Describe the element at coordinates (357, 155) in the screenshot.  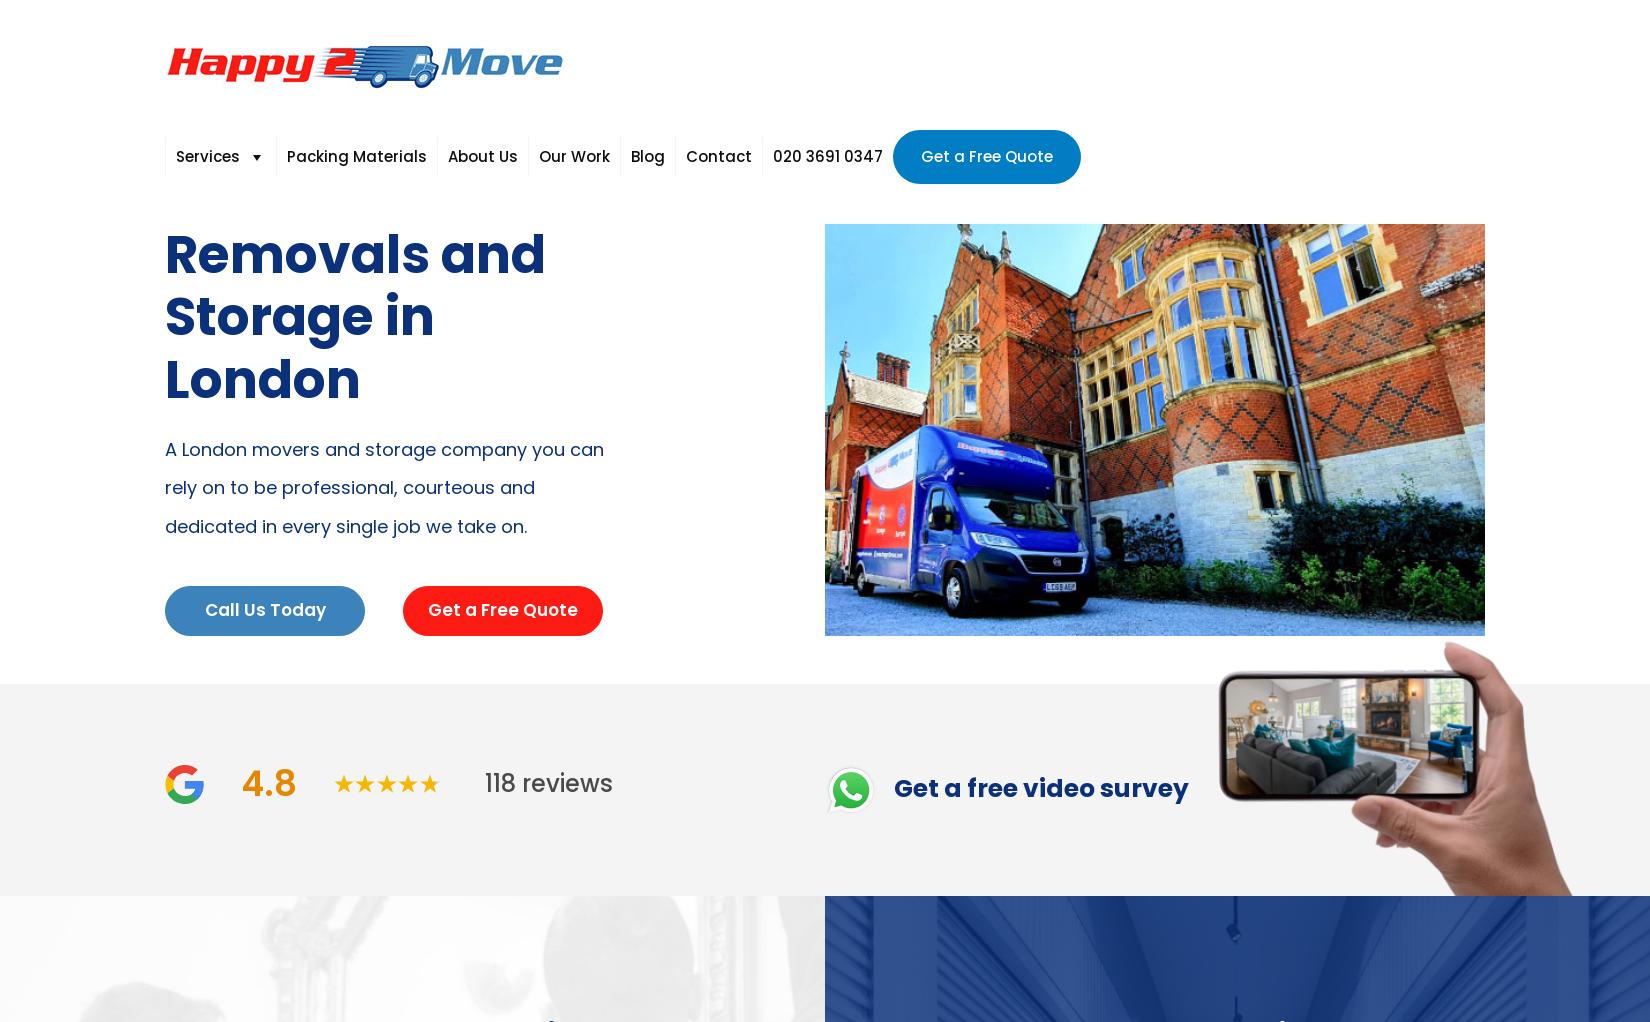
I see `'Packing Materials'` at that location.